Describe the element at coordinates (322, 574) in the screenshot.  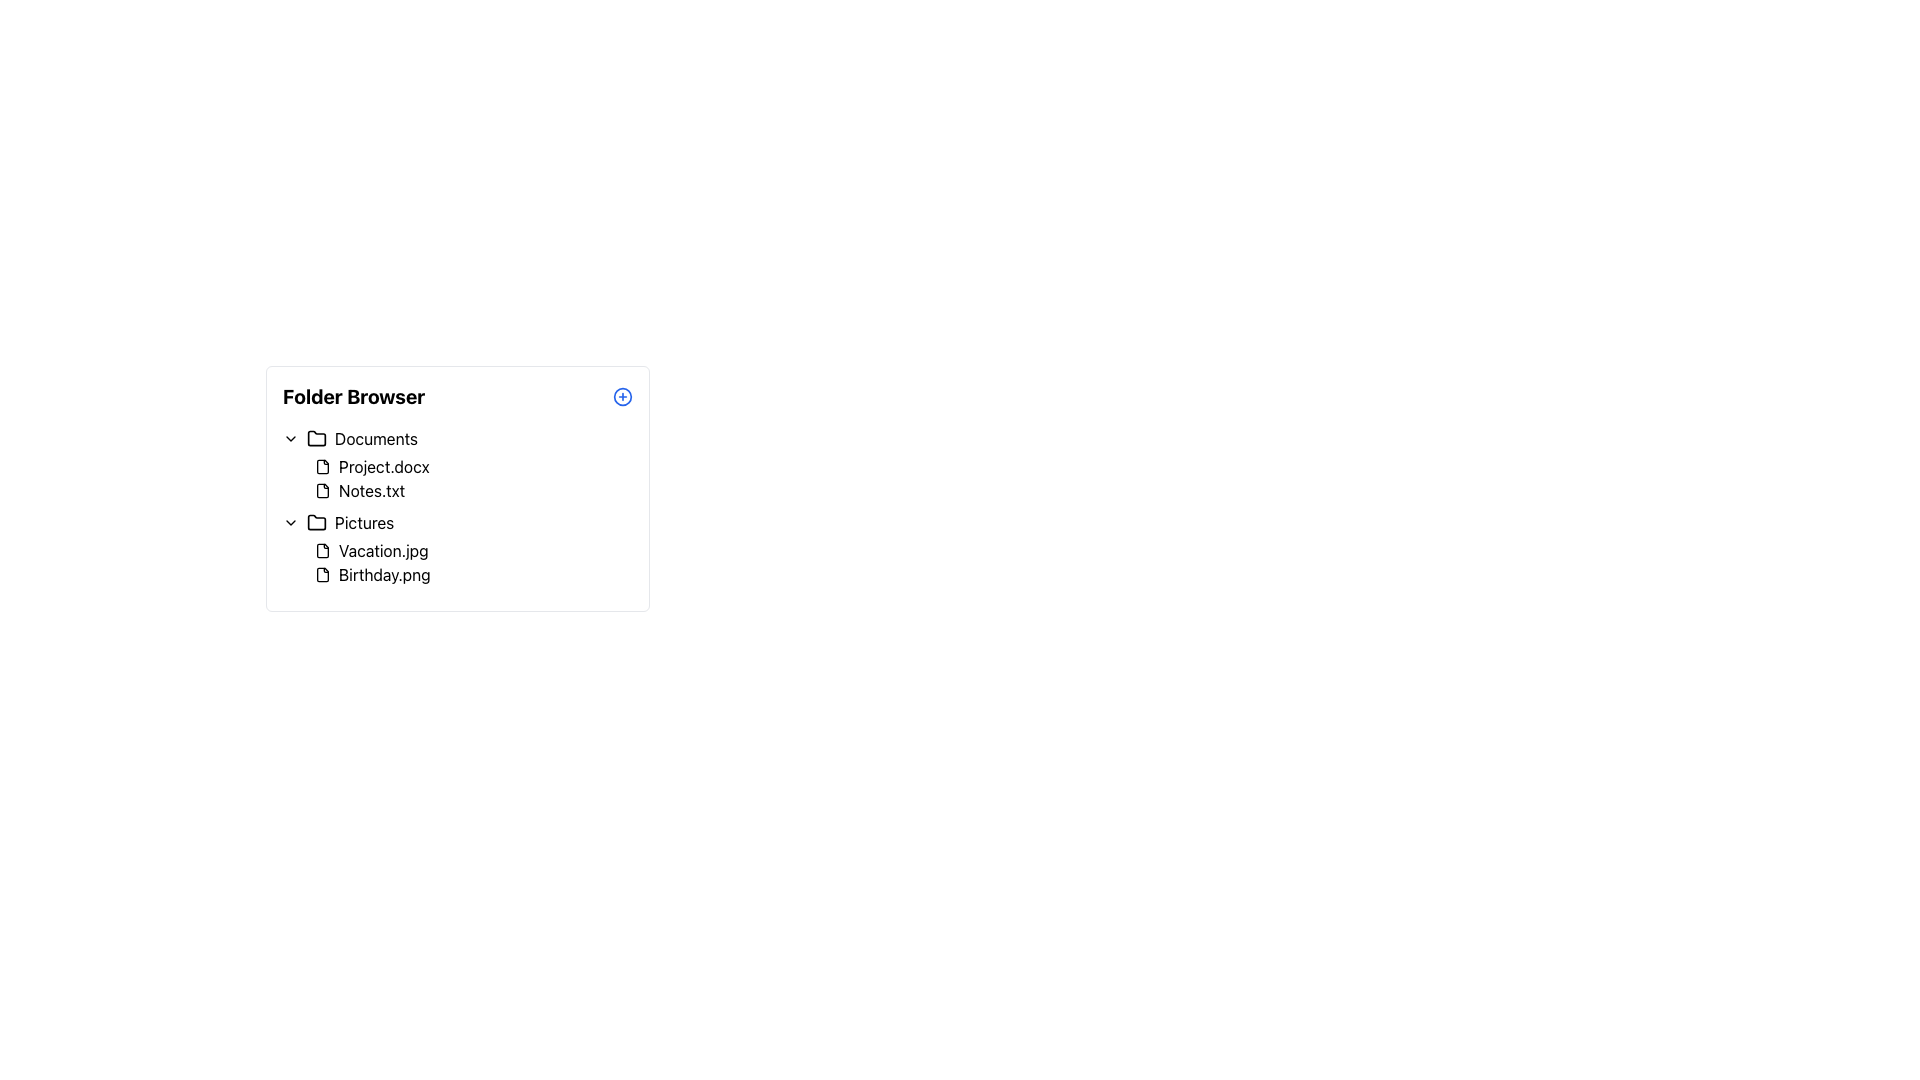
I see `the file icon located as the second item under the 'Pictures' folder in the folder browser interface, which is characterized by a rectangular shape with a folded corner design` at that location.